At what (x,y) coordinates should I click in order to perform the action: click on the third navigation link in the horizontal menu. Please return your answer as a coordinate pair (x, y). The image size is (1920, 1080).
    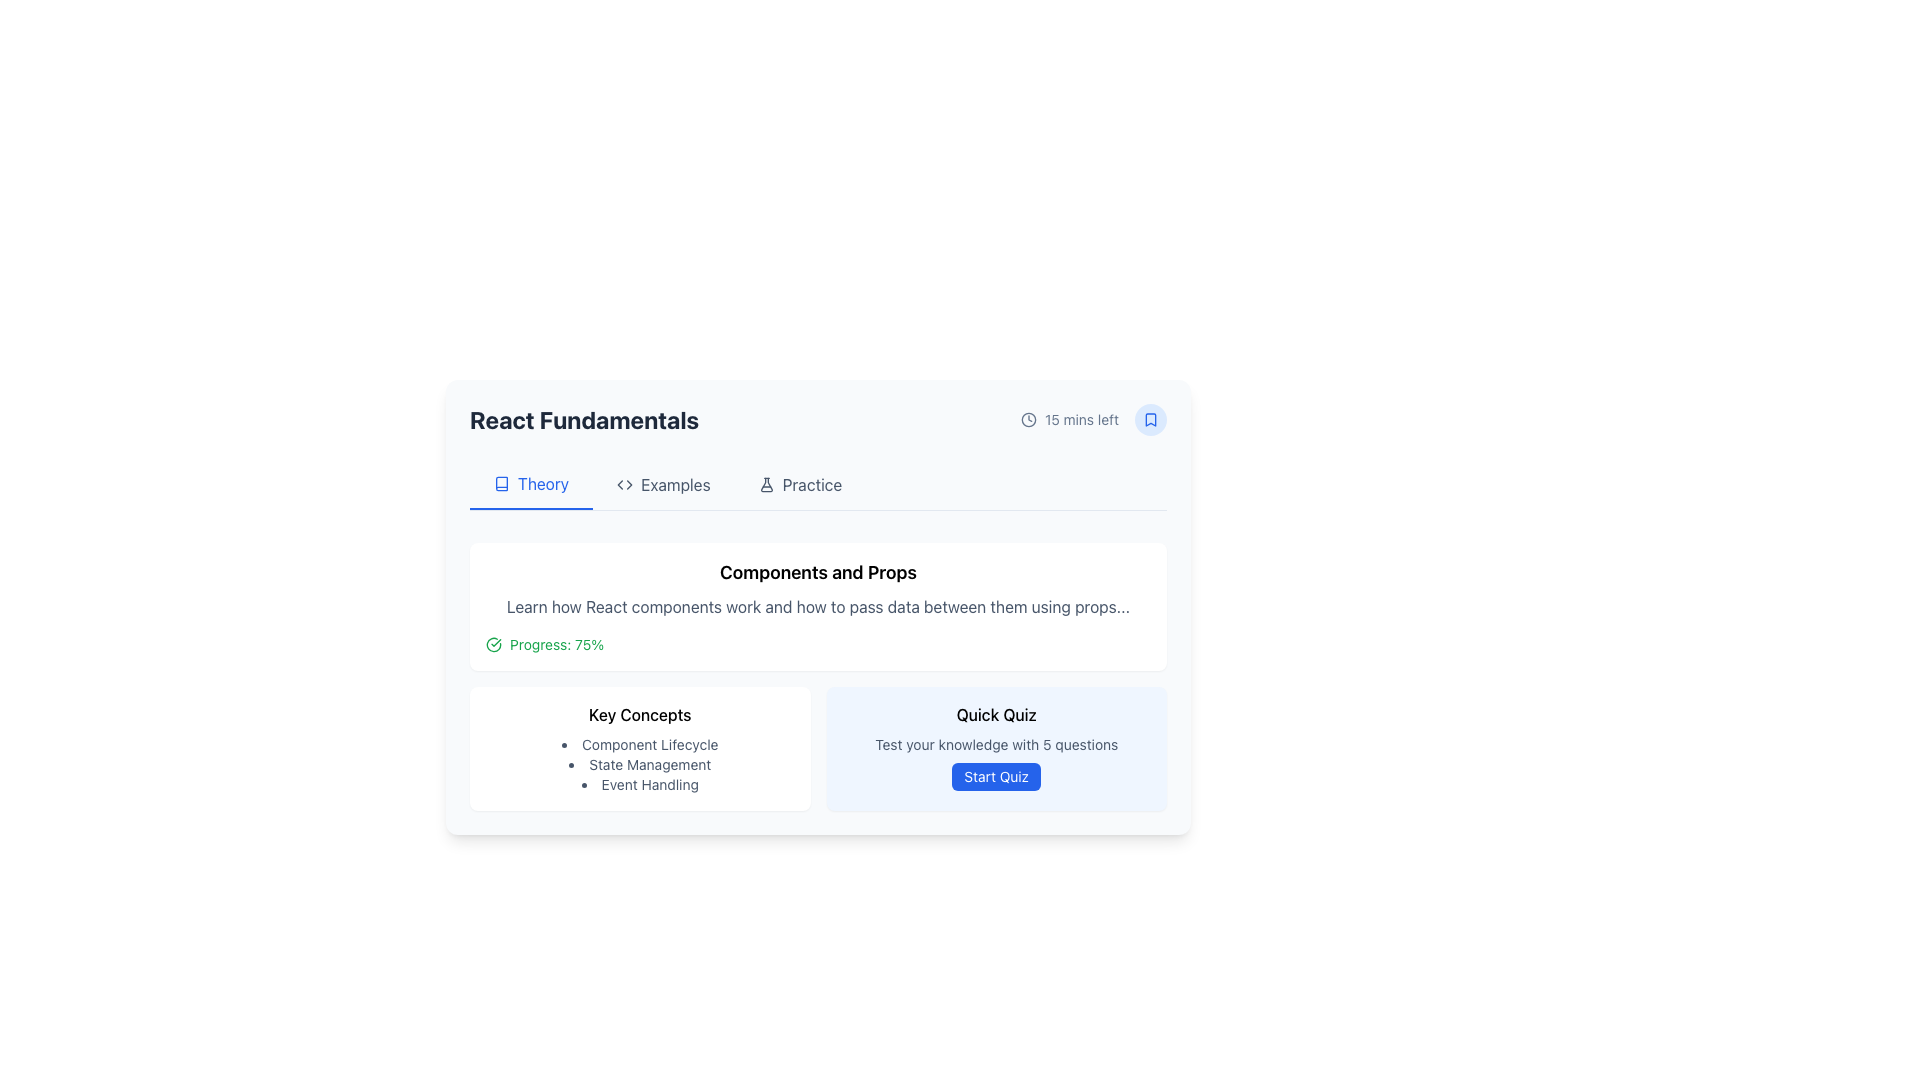
    Looking at the image, I should click on (800, 485).